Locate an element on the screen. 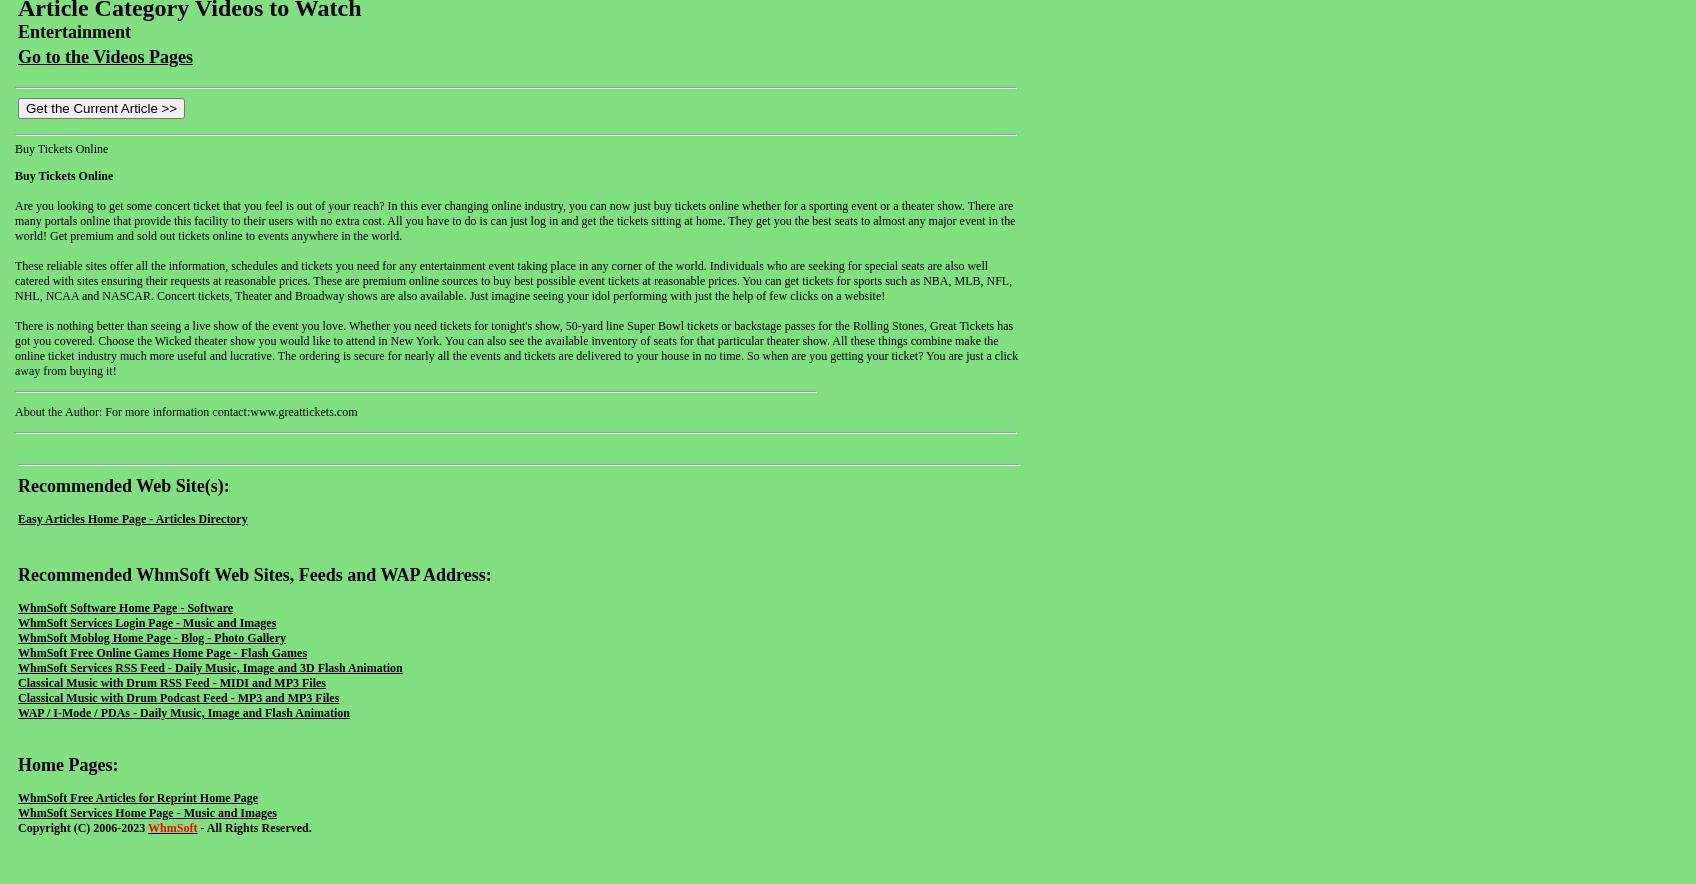 The width and height of the screenshot is (1696, 884). 'Home Pages:' is located at coordinates (17, 764).